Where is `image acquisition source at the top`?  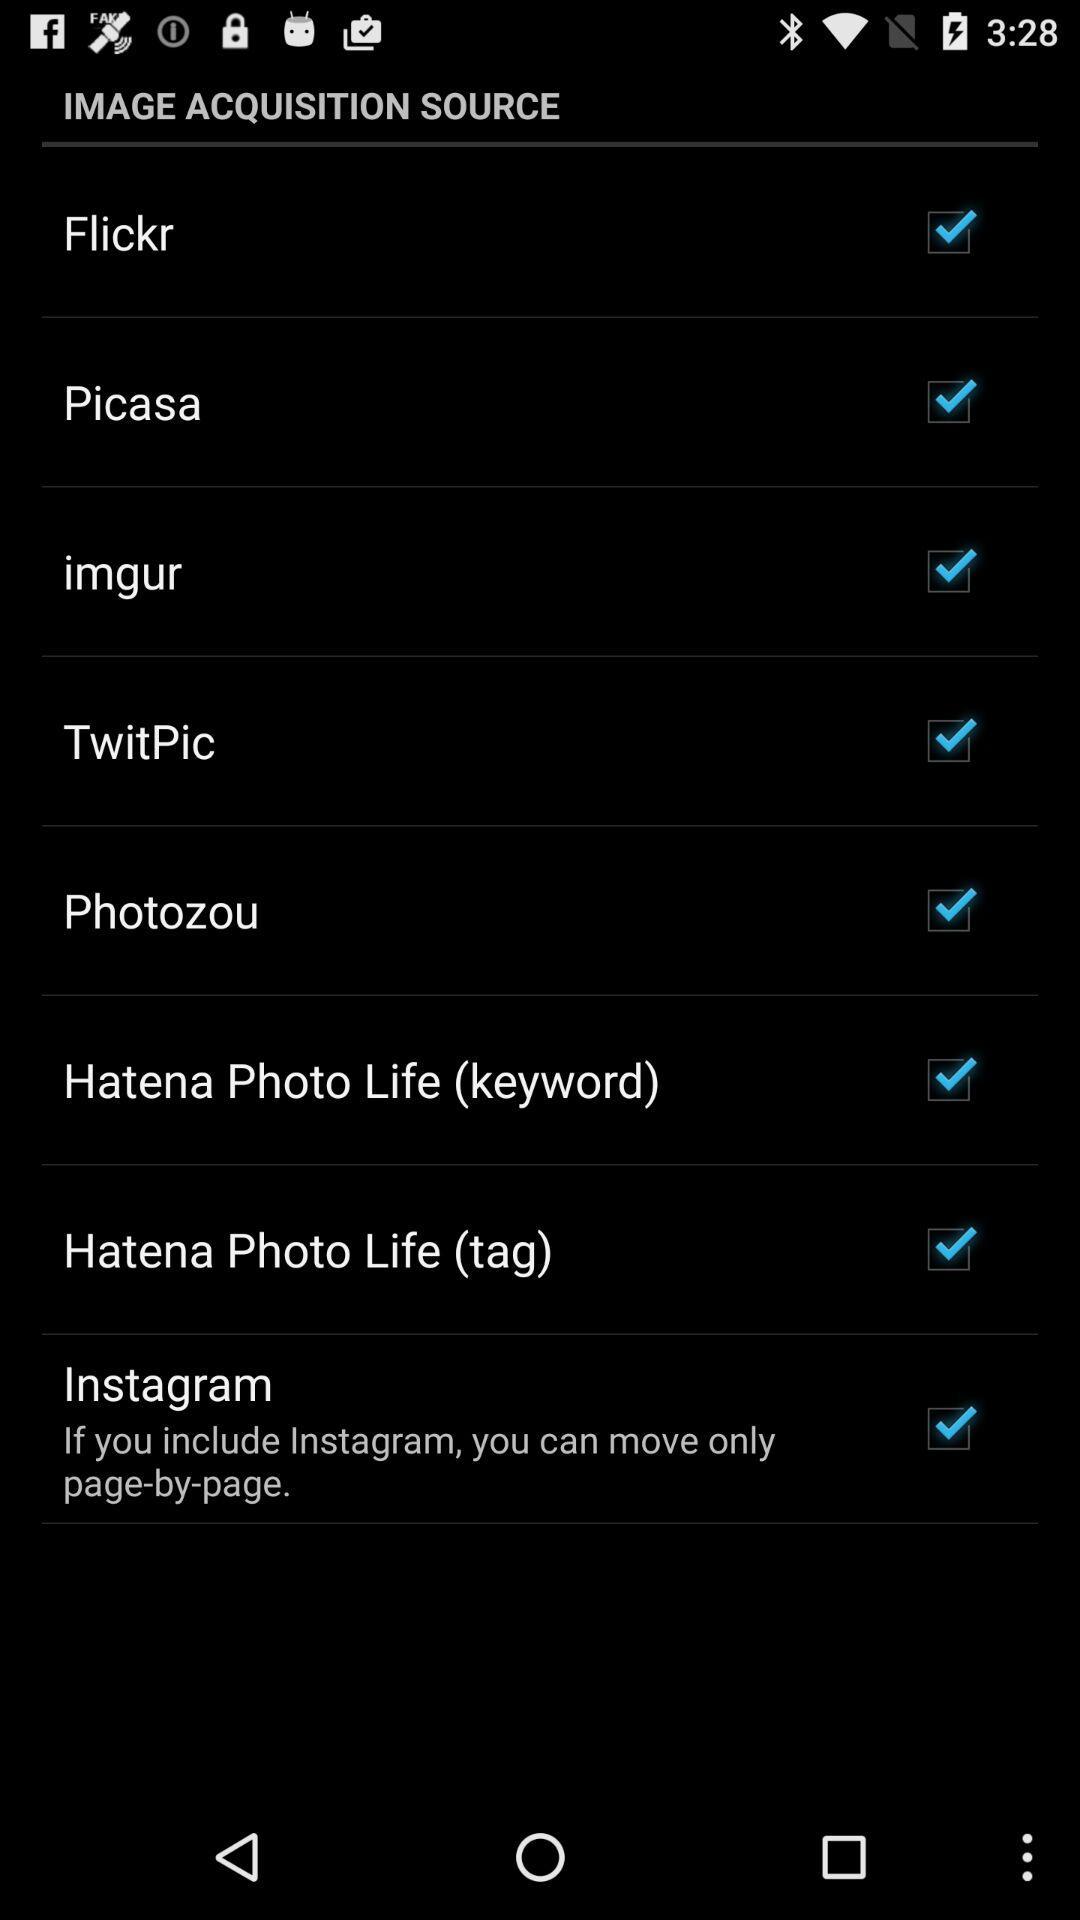
image acquisition source at the top is located at coordinates (540, 104).